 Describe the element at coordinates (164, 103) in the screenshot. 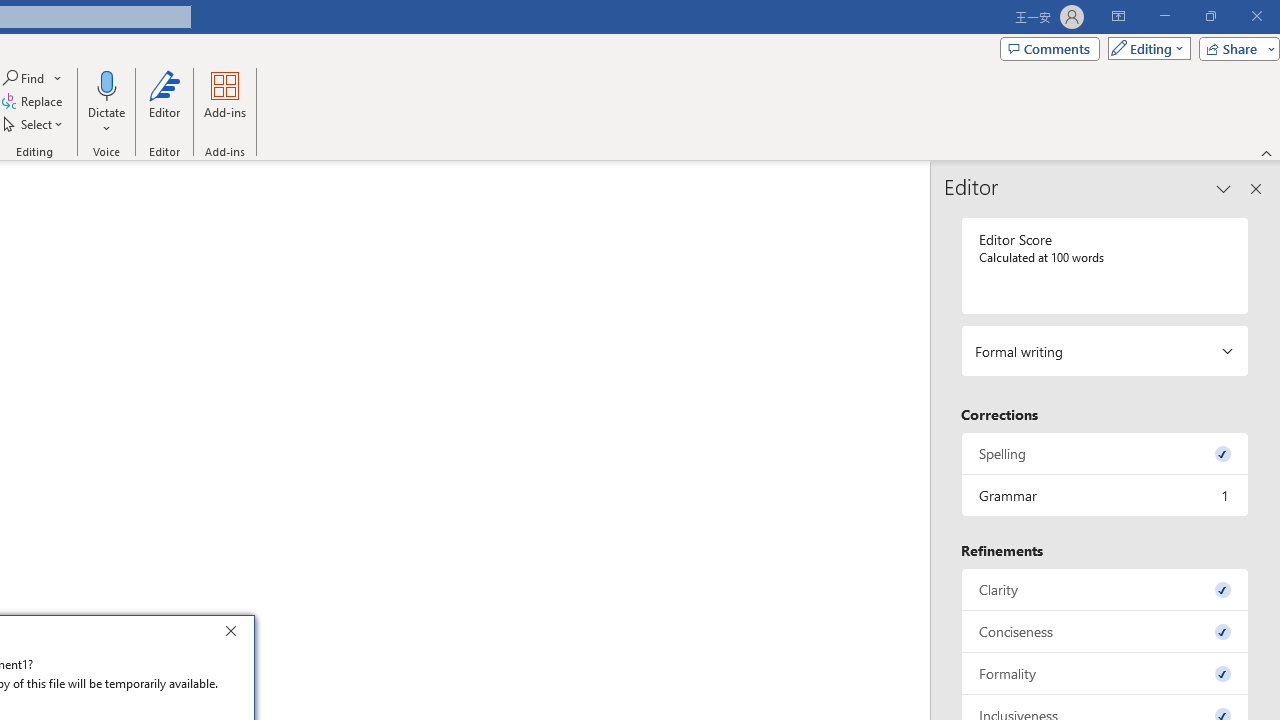

I see `'Editor'` at that location.